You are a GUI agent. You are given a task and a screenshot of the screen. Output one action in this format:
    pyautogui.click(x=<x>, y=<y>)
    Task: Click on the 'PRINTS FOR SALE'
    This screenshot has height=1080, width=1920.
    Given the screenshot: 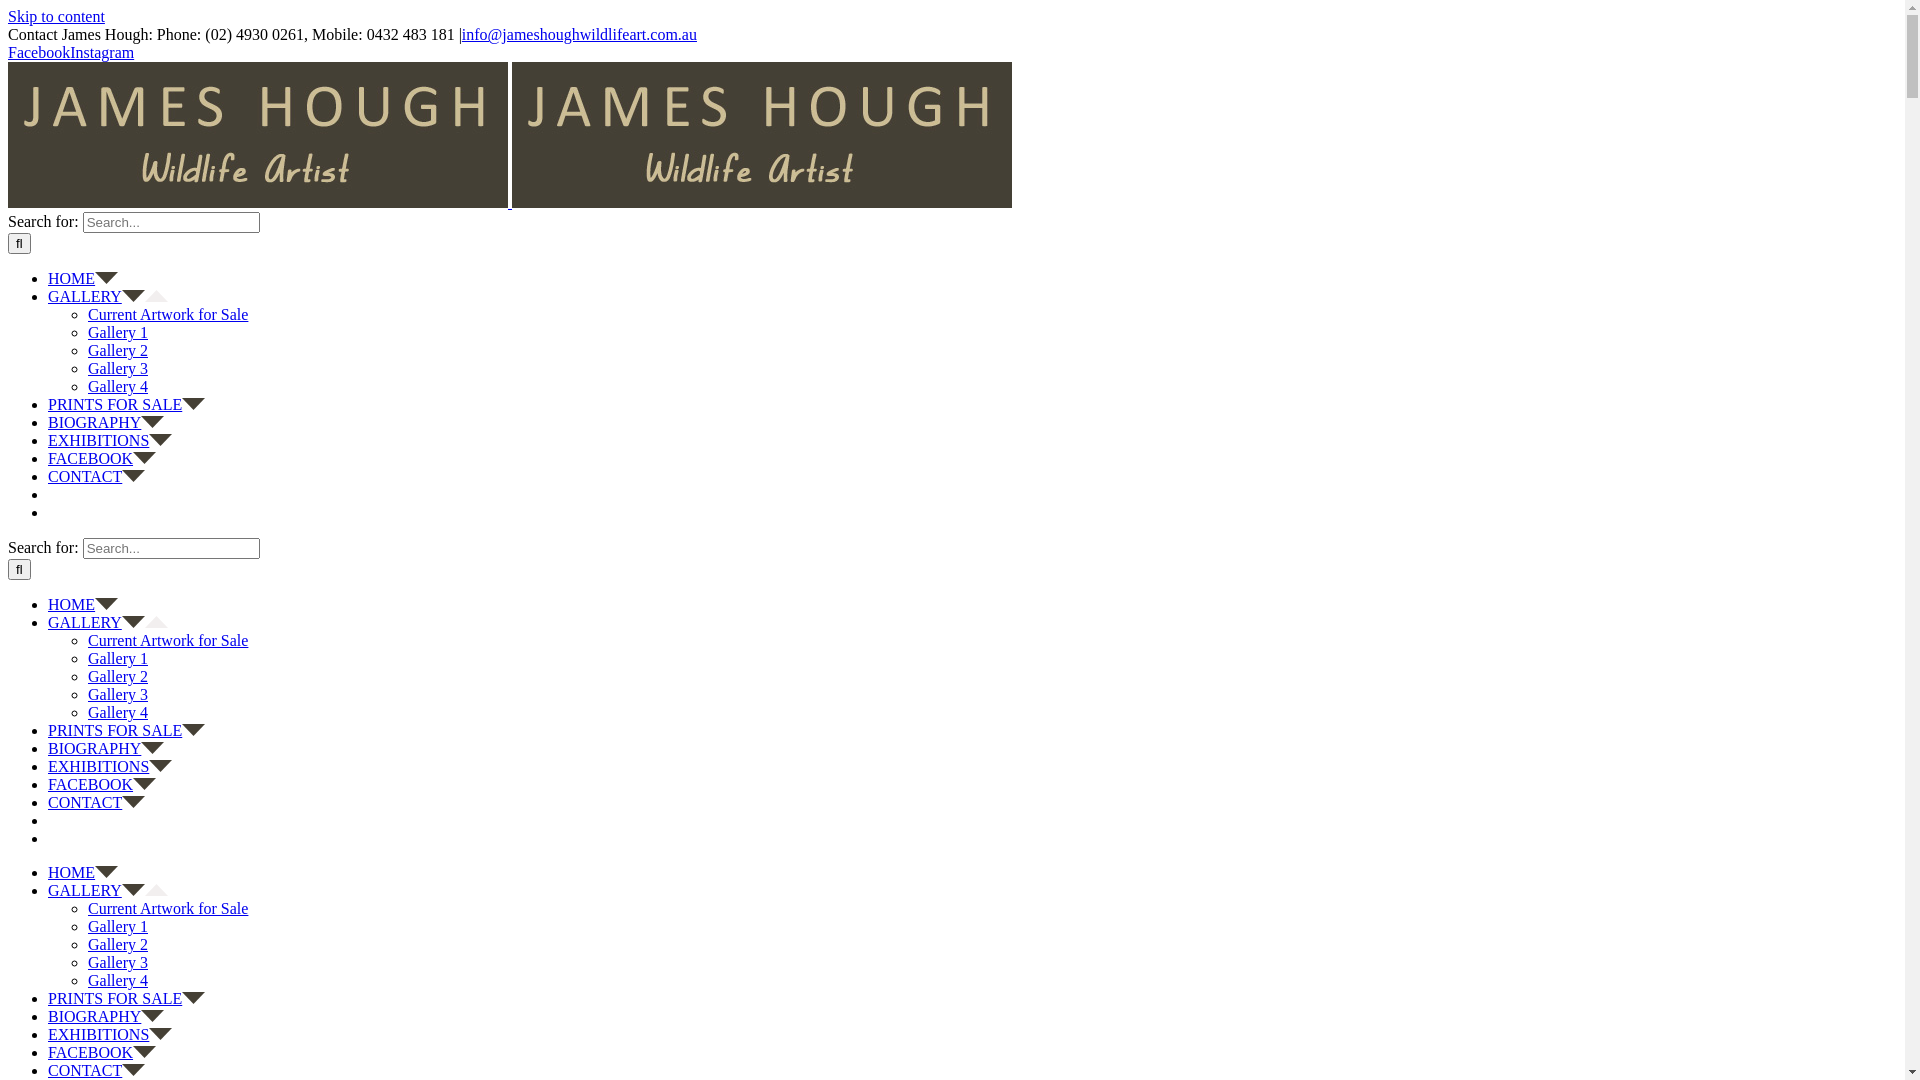 What is the action you would take?
    pyautogui.click(x=125, y=404)
    